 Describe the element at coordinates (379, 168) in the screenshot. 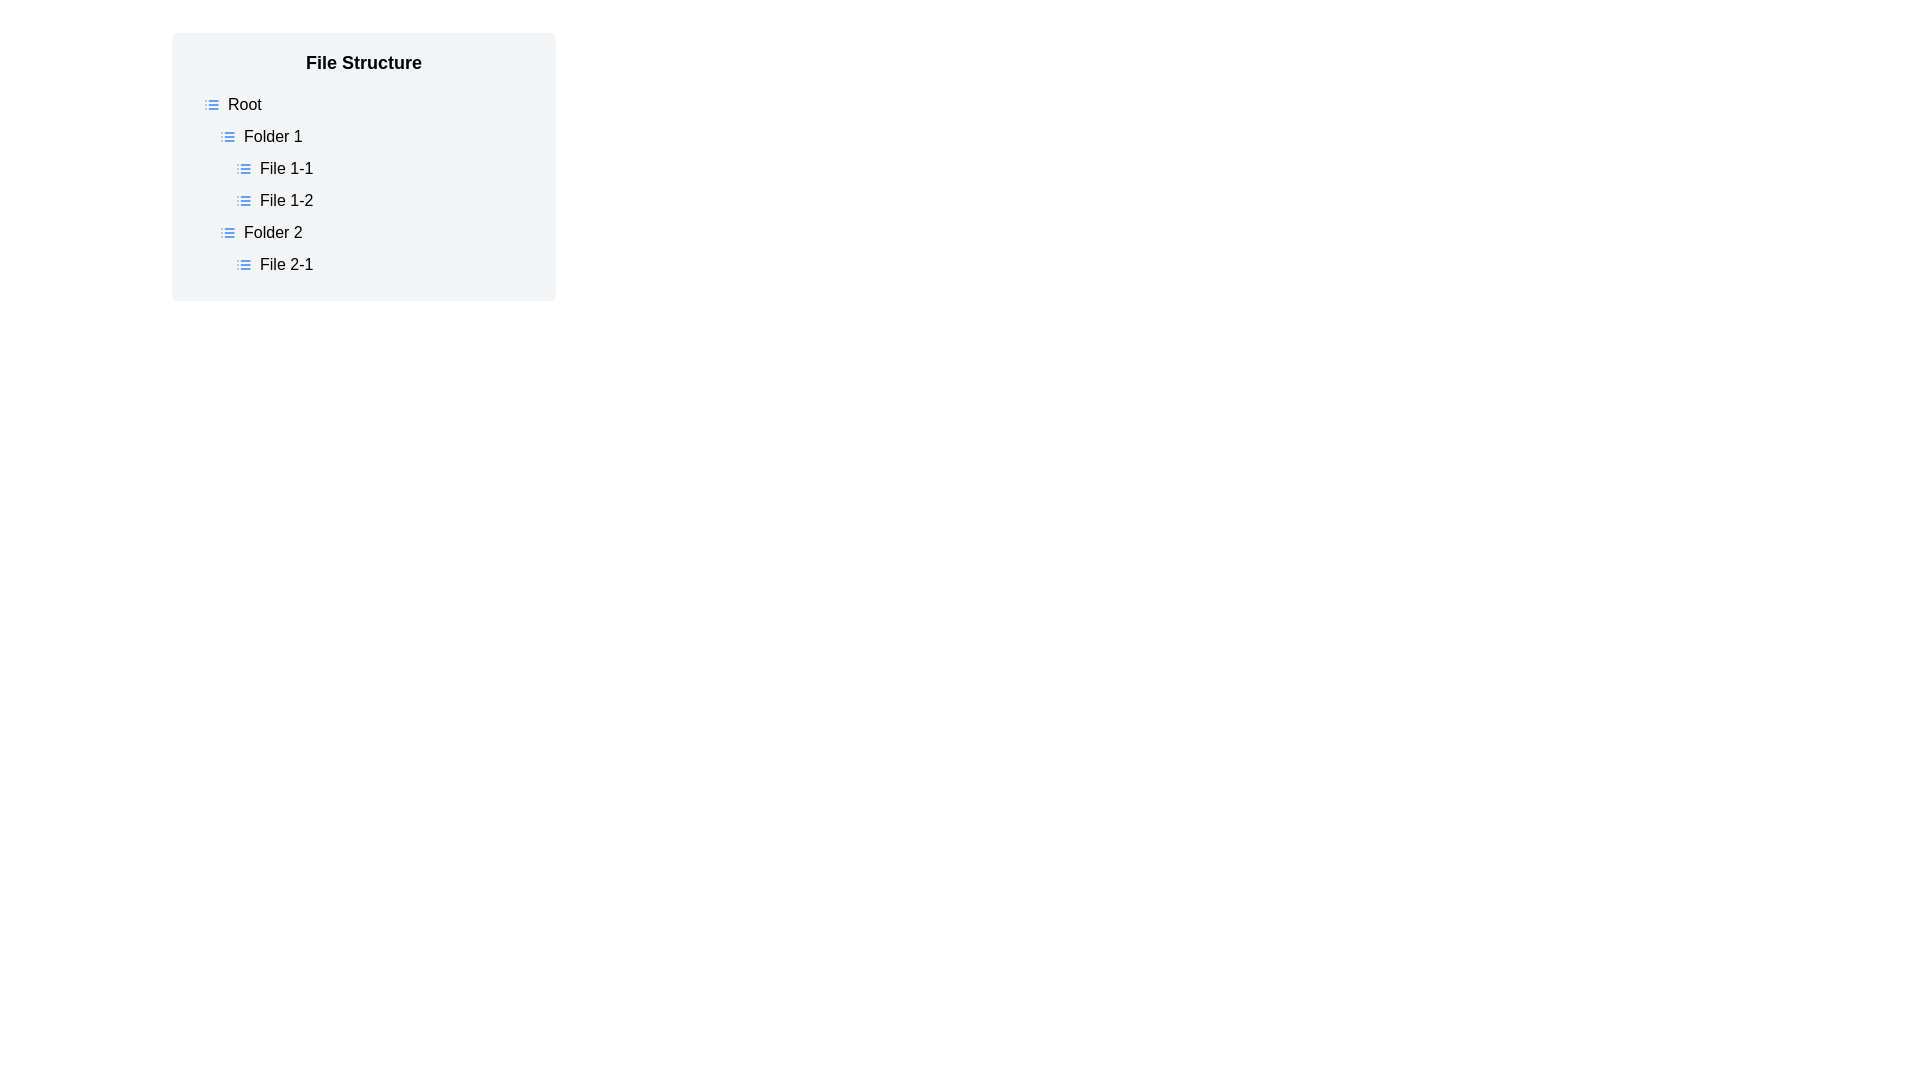

I see `the collapsible folder labeled 'Folder 1'` at that location.